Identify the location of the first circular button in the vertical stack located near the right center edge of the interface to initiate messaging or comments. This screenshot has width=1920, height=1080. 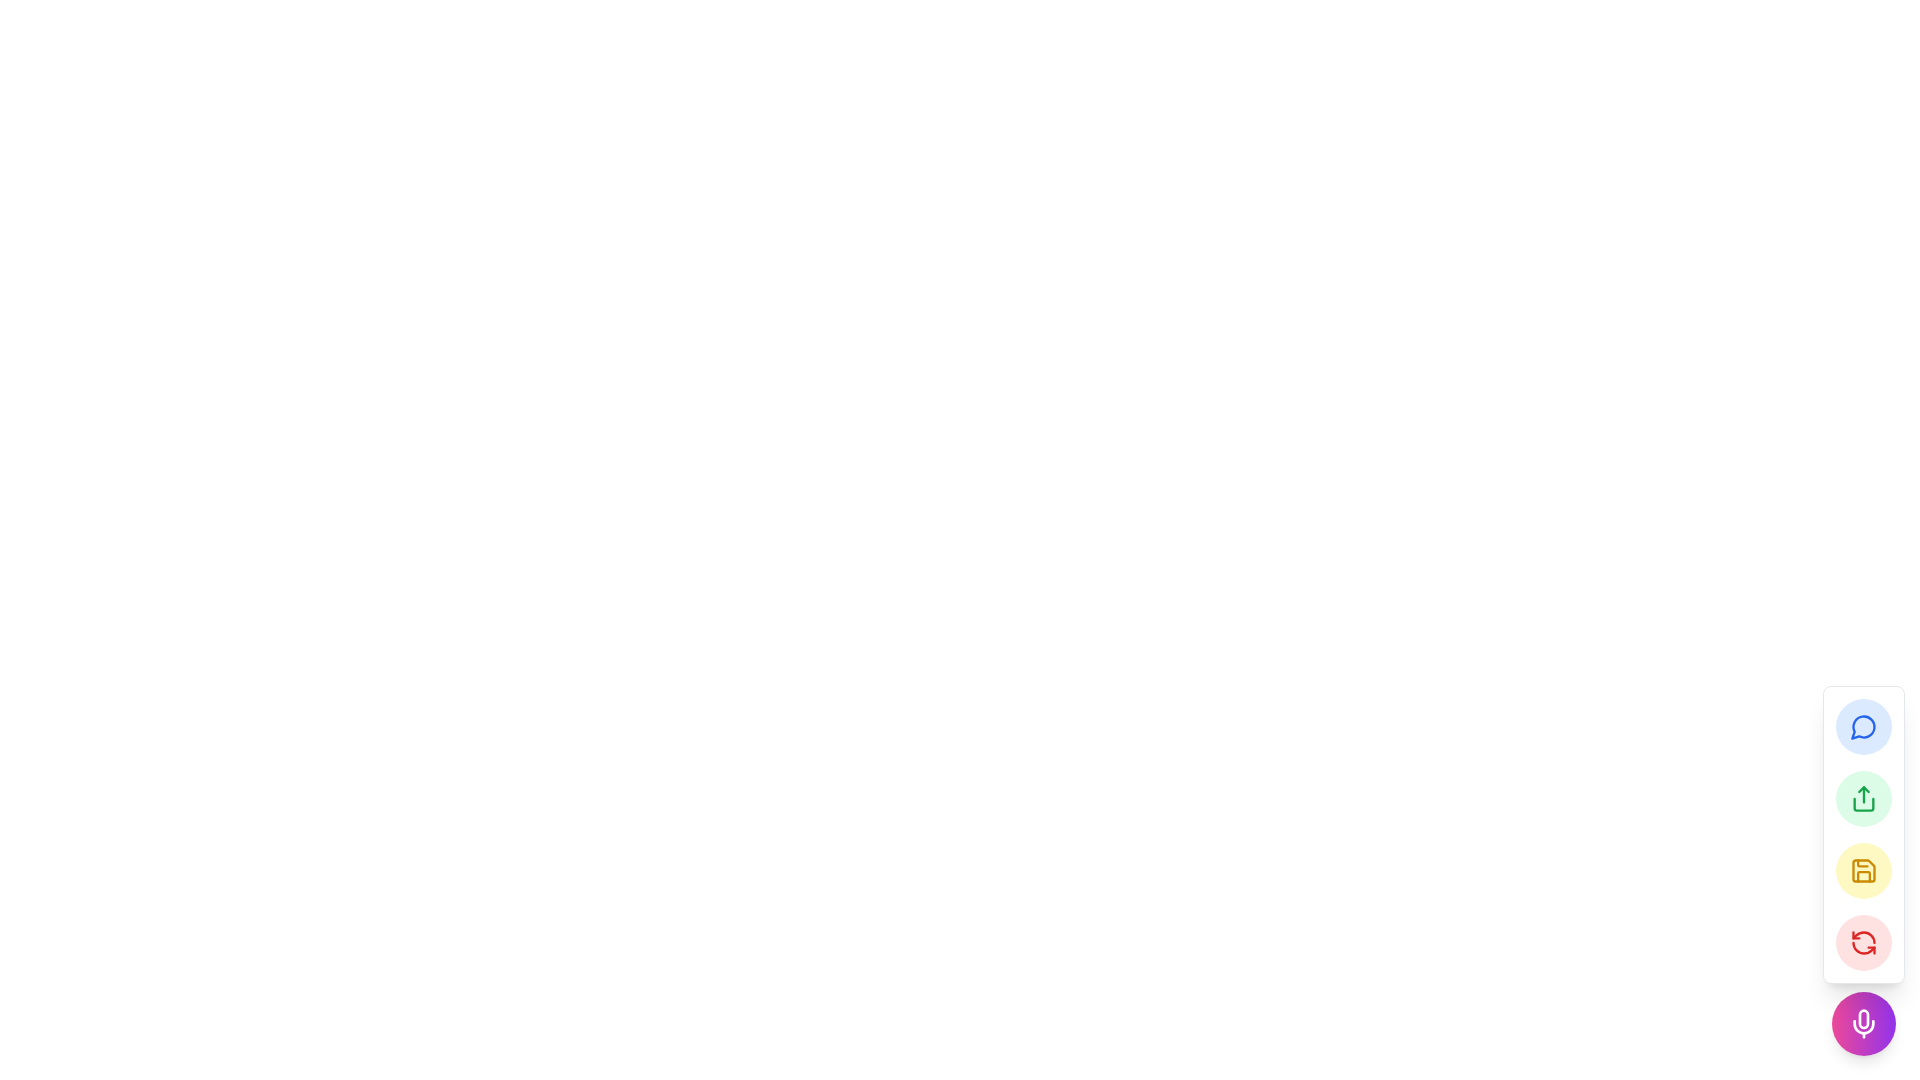
(1862, 726).